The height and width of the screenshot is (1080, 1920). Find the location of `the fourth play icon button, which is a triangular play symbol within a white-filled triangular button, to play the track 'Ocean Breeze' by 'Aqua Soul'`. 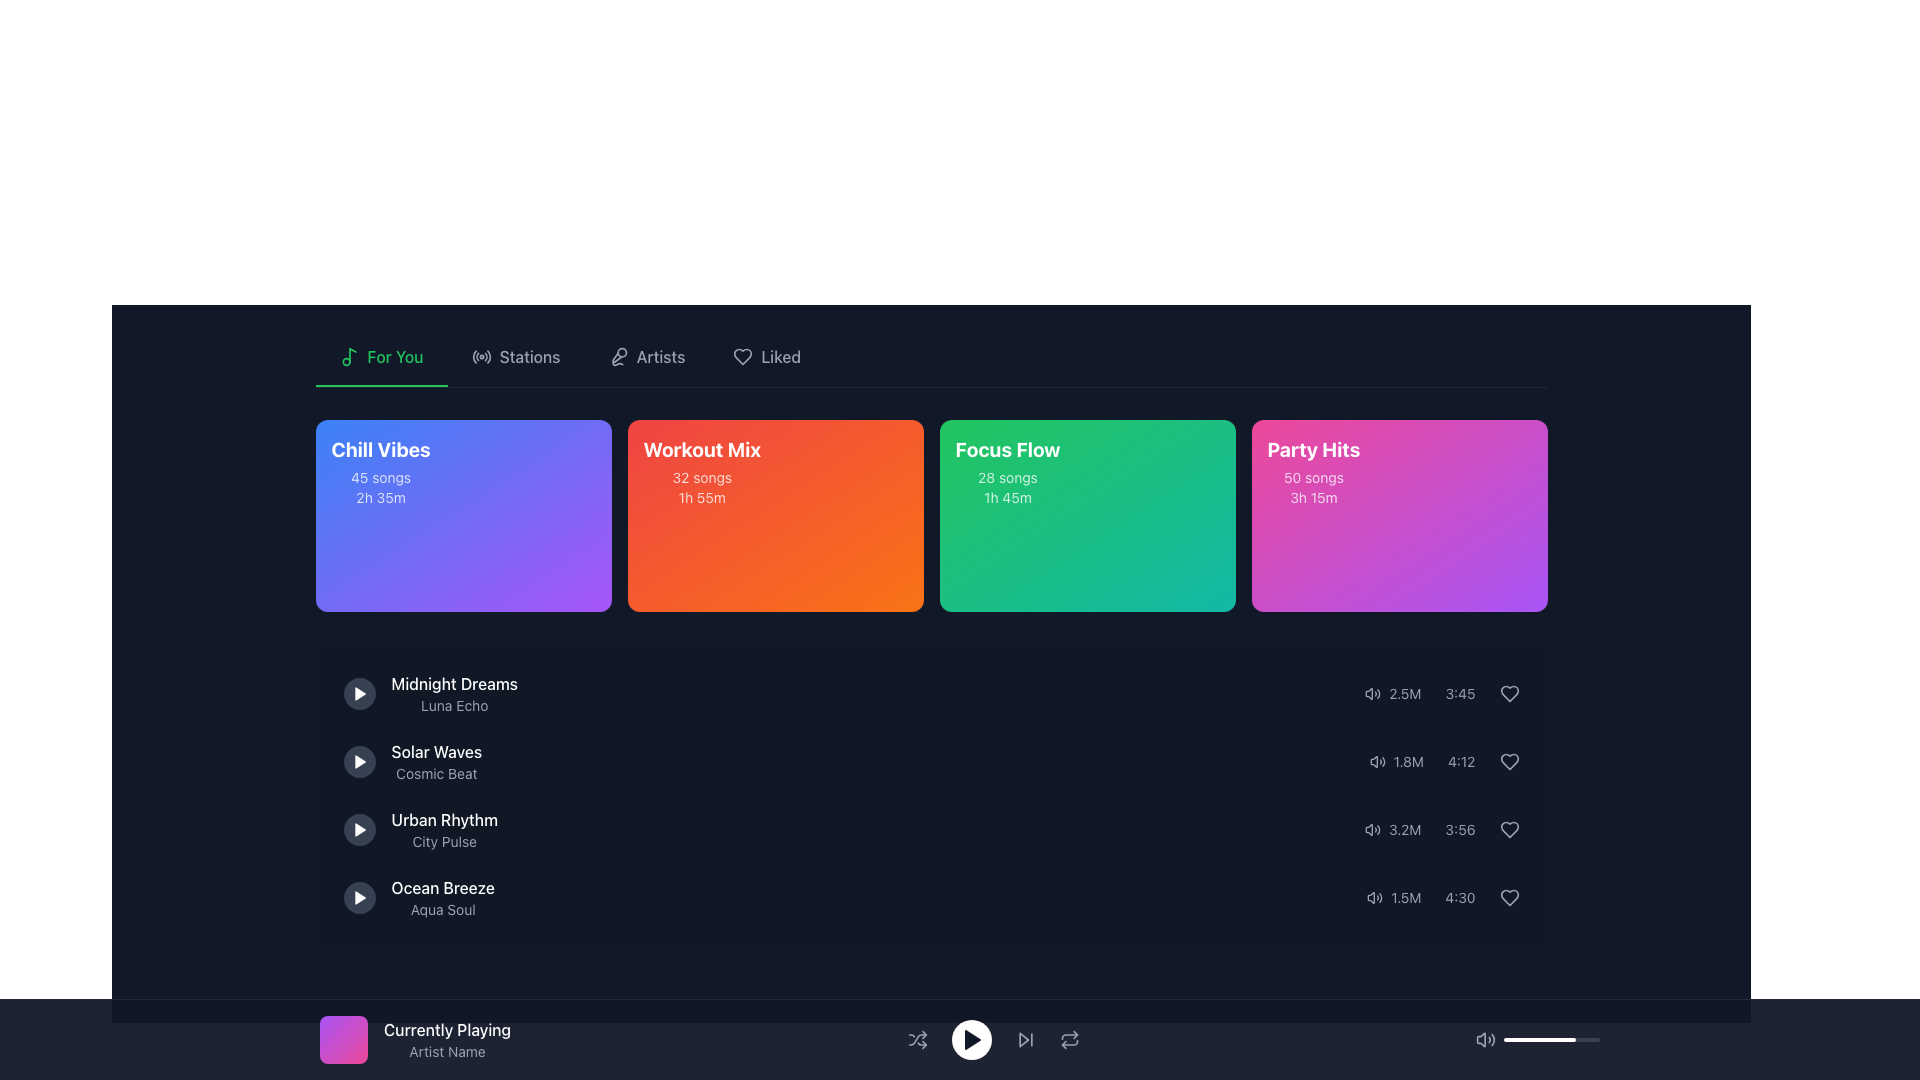

the fourth play icon button, which is a triangular play symbol within a white-filled triangular button, to play the track 'Ocean Breeze' by 'Aqua Soul' is located at coordinates (359, 897).